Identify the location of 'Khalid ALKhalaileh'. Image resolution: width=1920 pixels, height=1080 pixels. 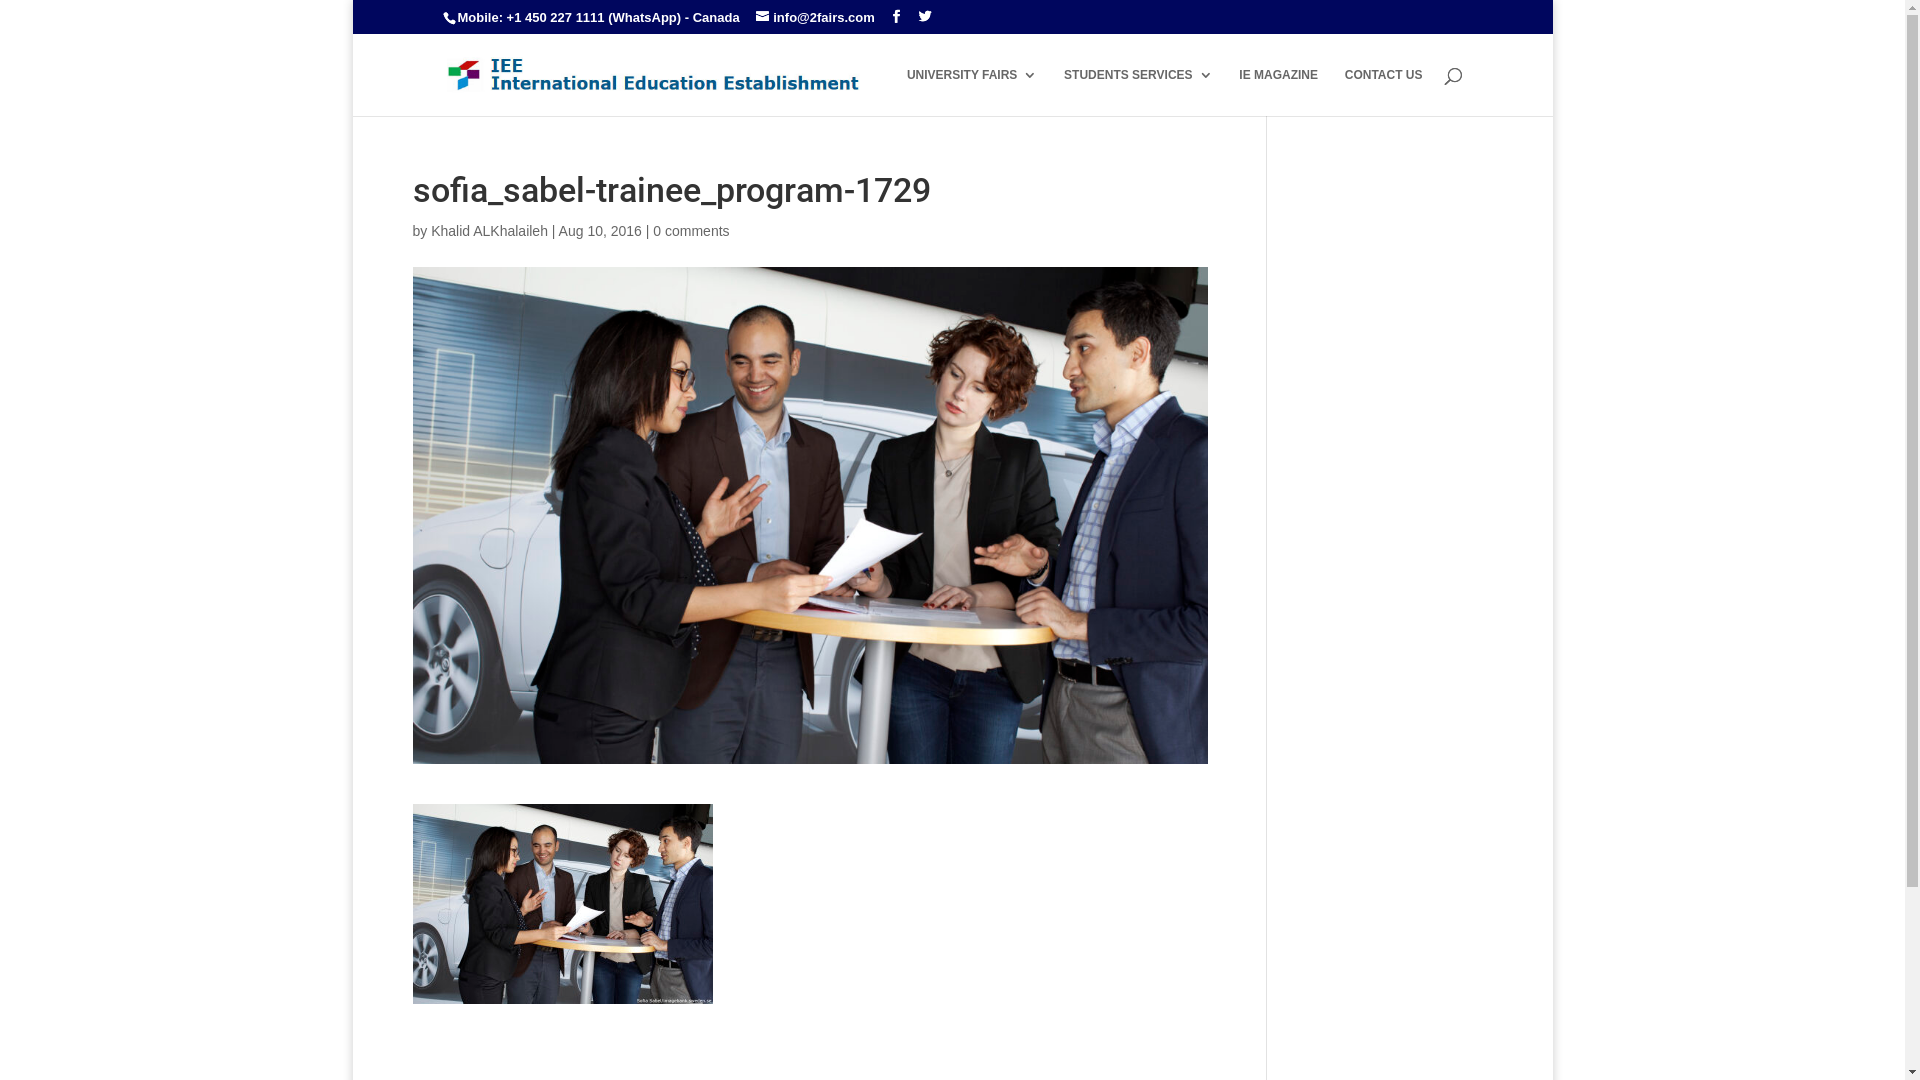
(489, 230).